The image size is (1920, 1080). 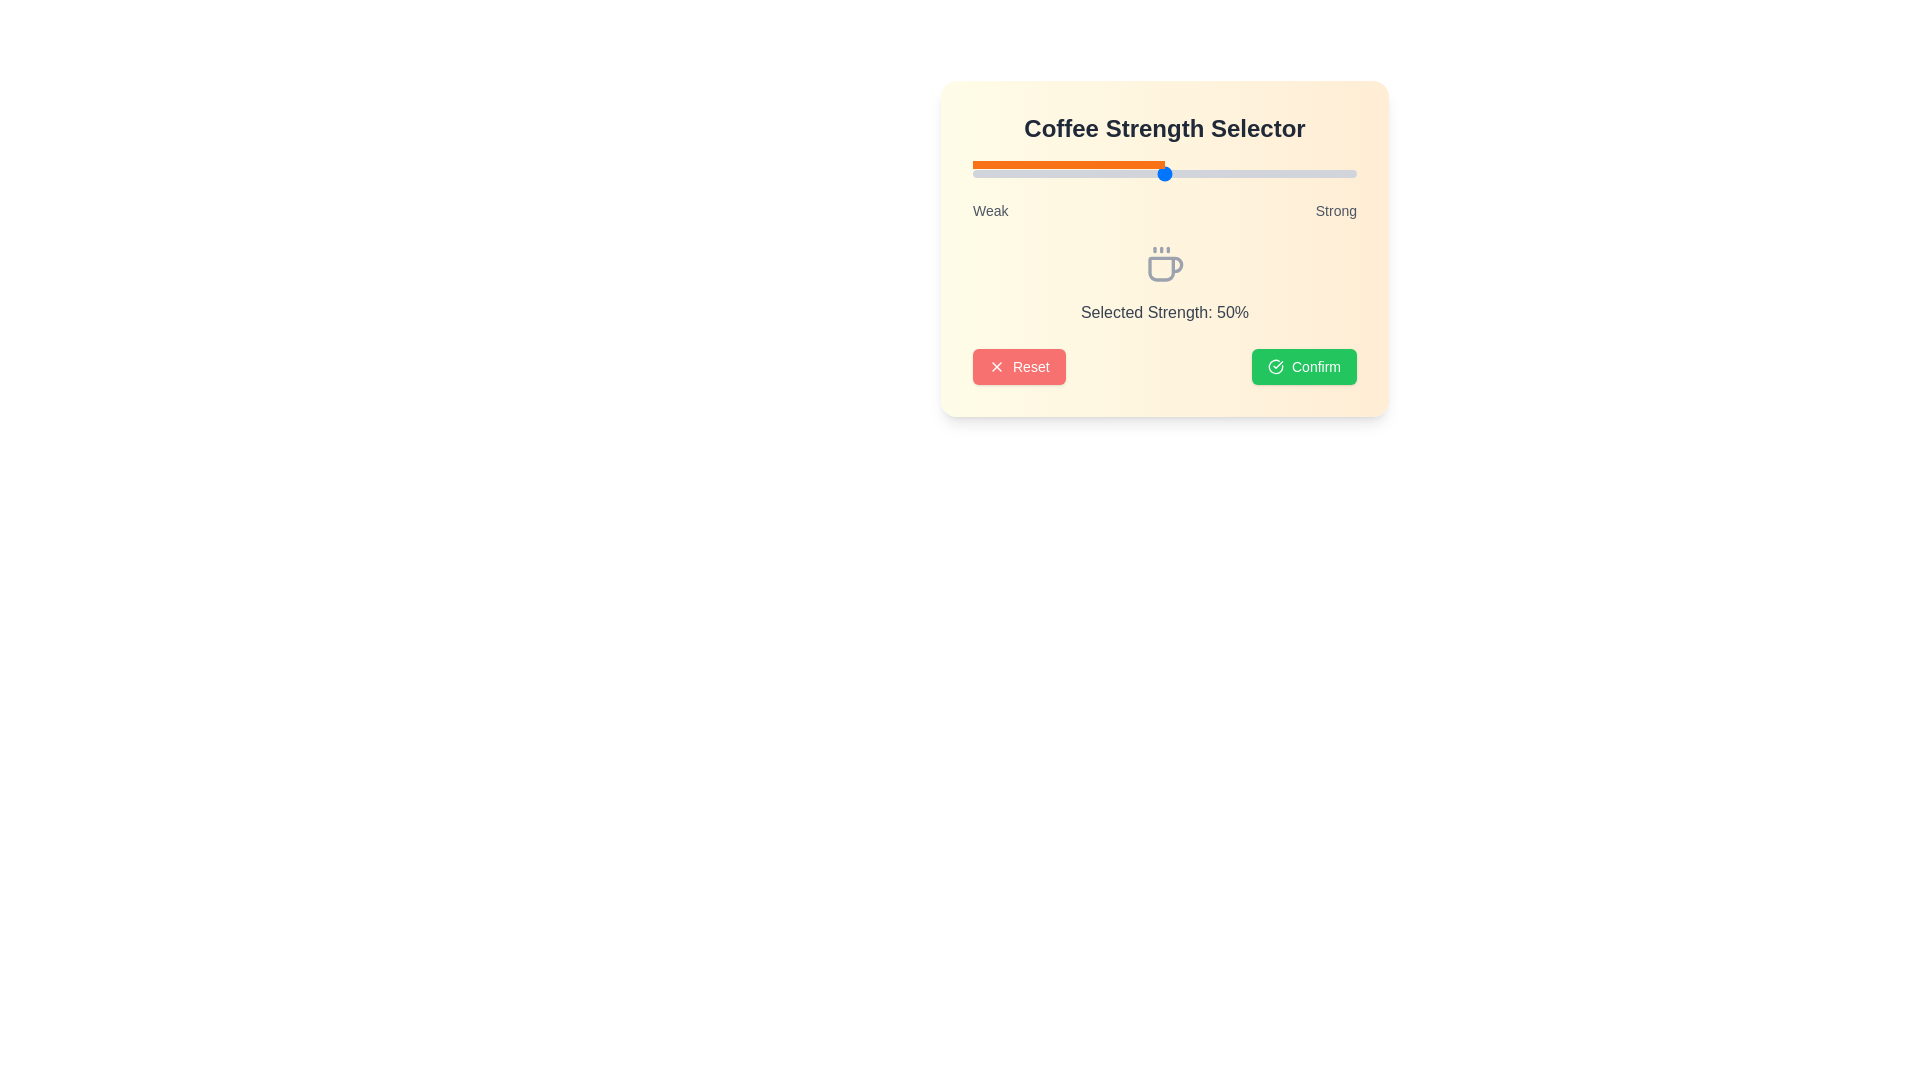 What do you see at coordinates (1068, 164) in the screenshot?
I see `the left segment of the top bar of the modal dialog, which visually represents a 50% strength selection in coffee strength` at bounding box center [1068, 164].